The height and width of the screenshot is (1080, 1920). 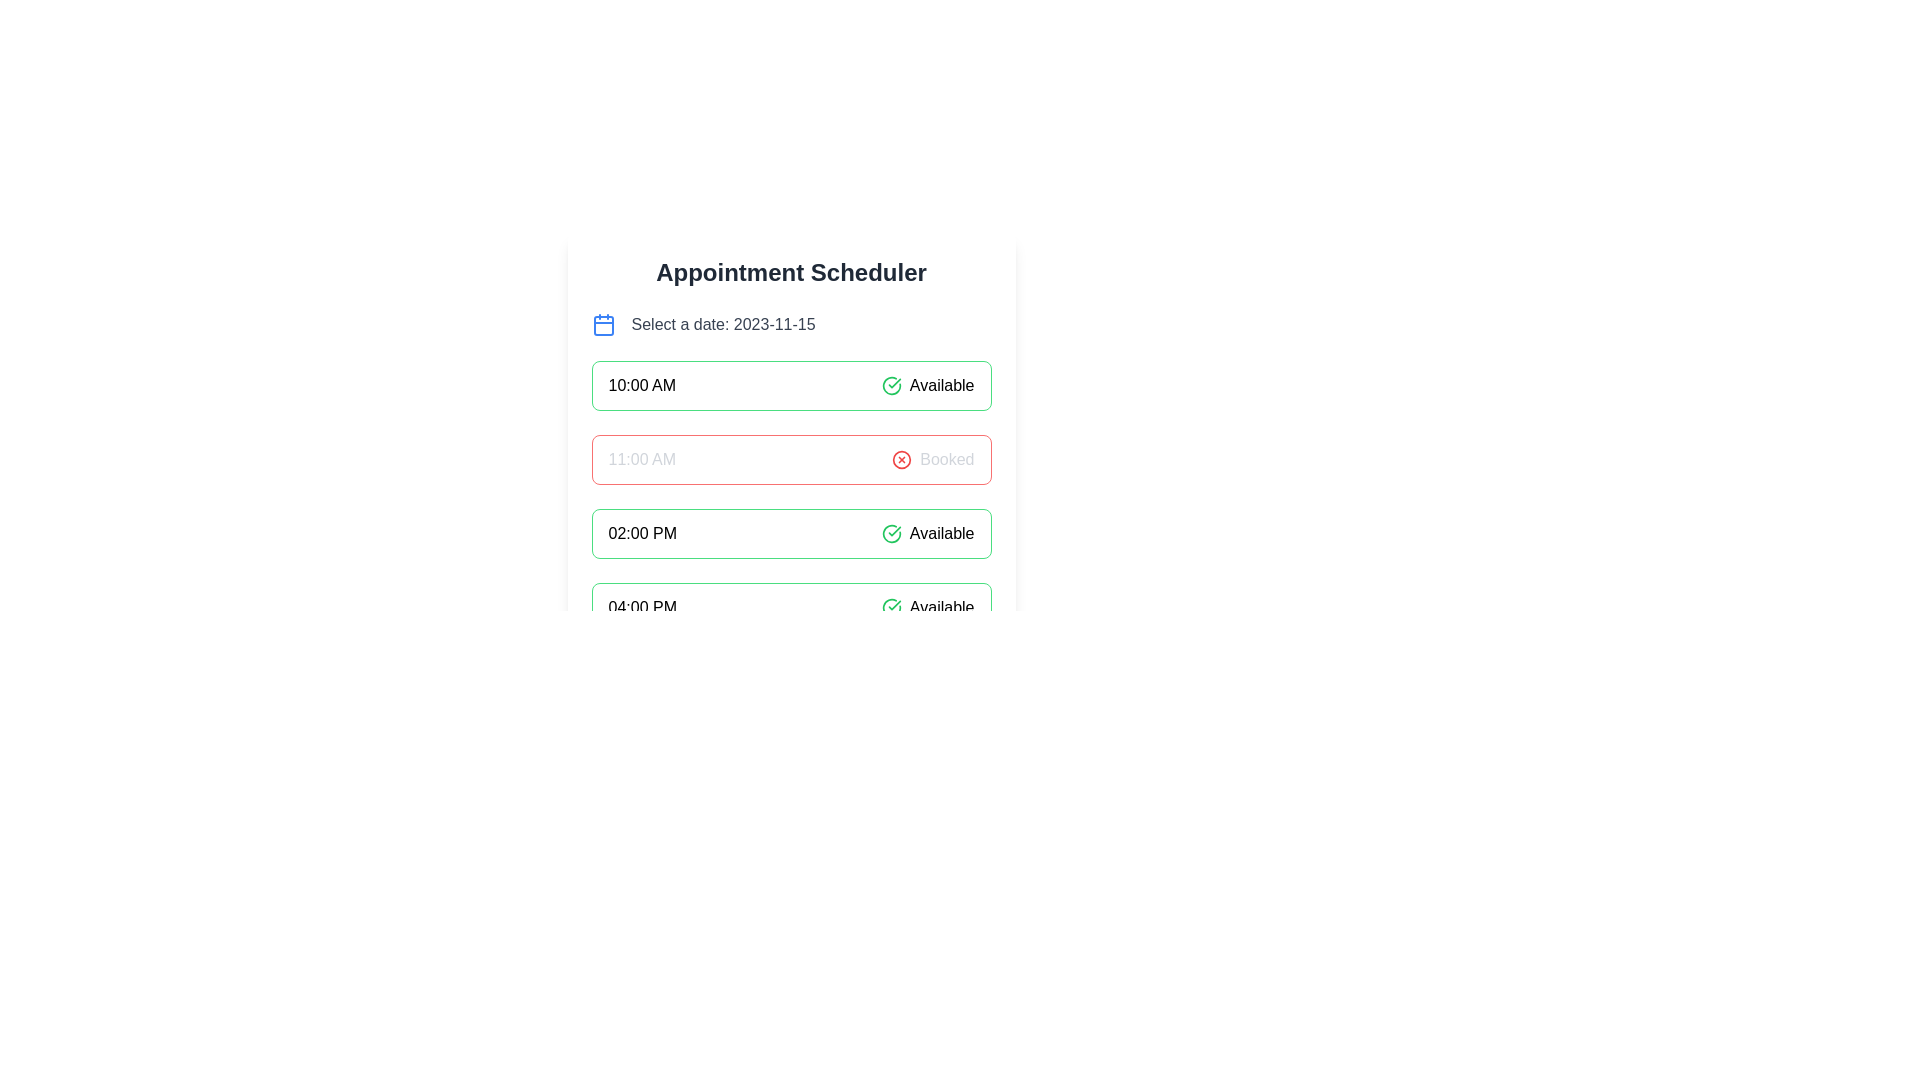 What do you see at coordinates (927, 385) in the screenshot?
I see `the Status label that displays 'Available' with a green checkmark icon located next to it for tooltip or debug information` at bounding box center [927, 385].